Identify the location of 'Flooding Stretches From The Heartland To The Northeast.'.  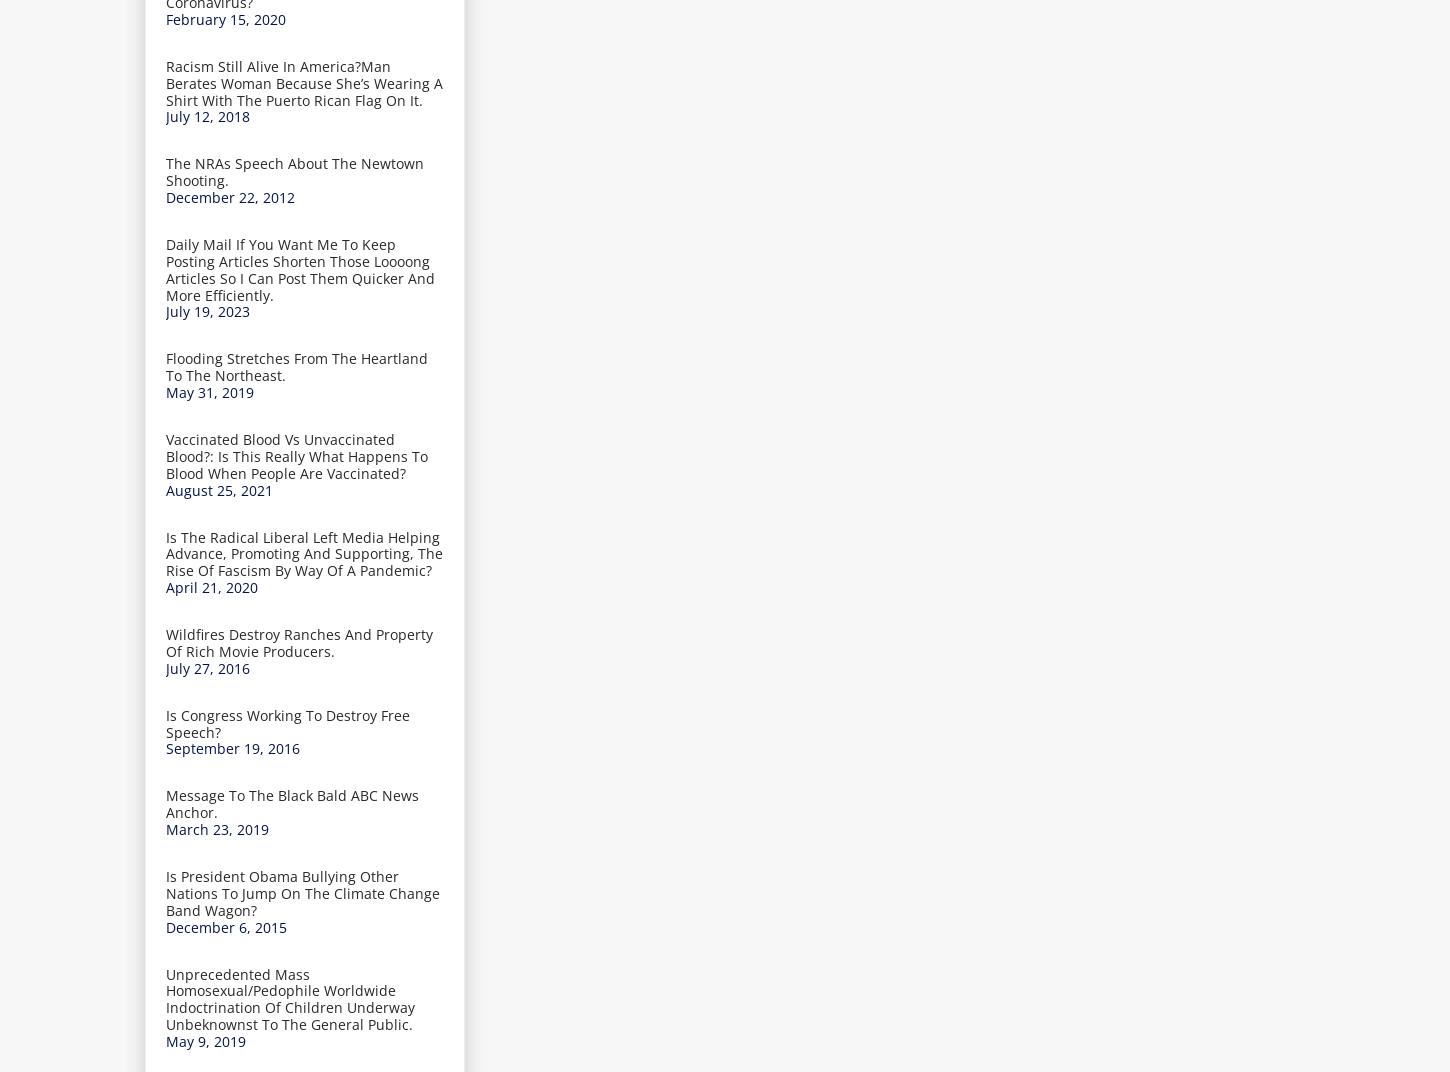
(296, 367).